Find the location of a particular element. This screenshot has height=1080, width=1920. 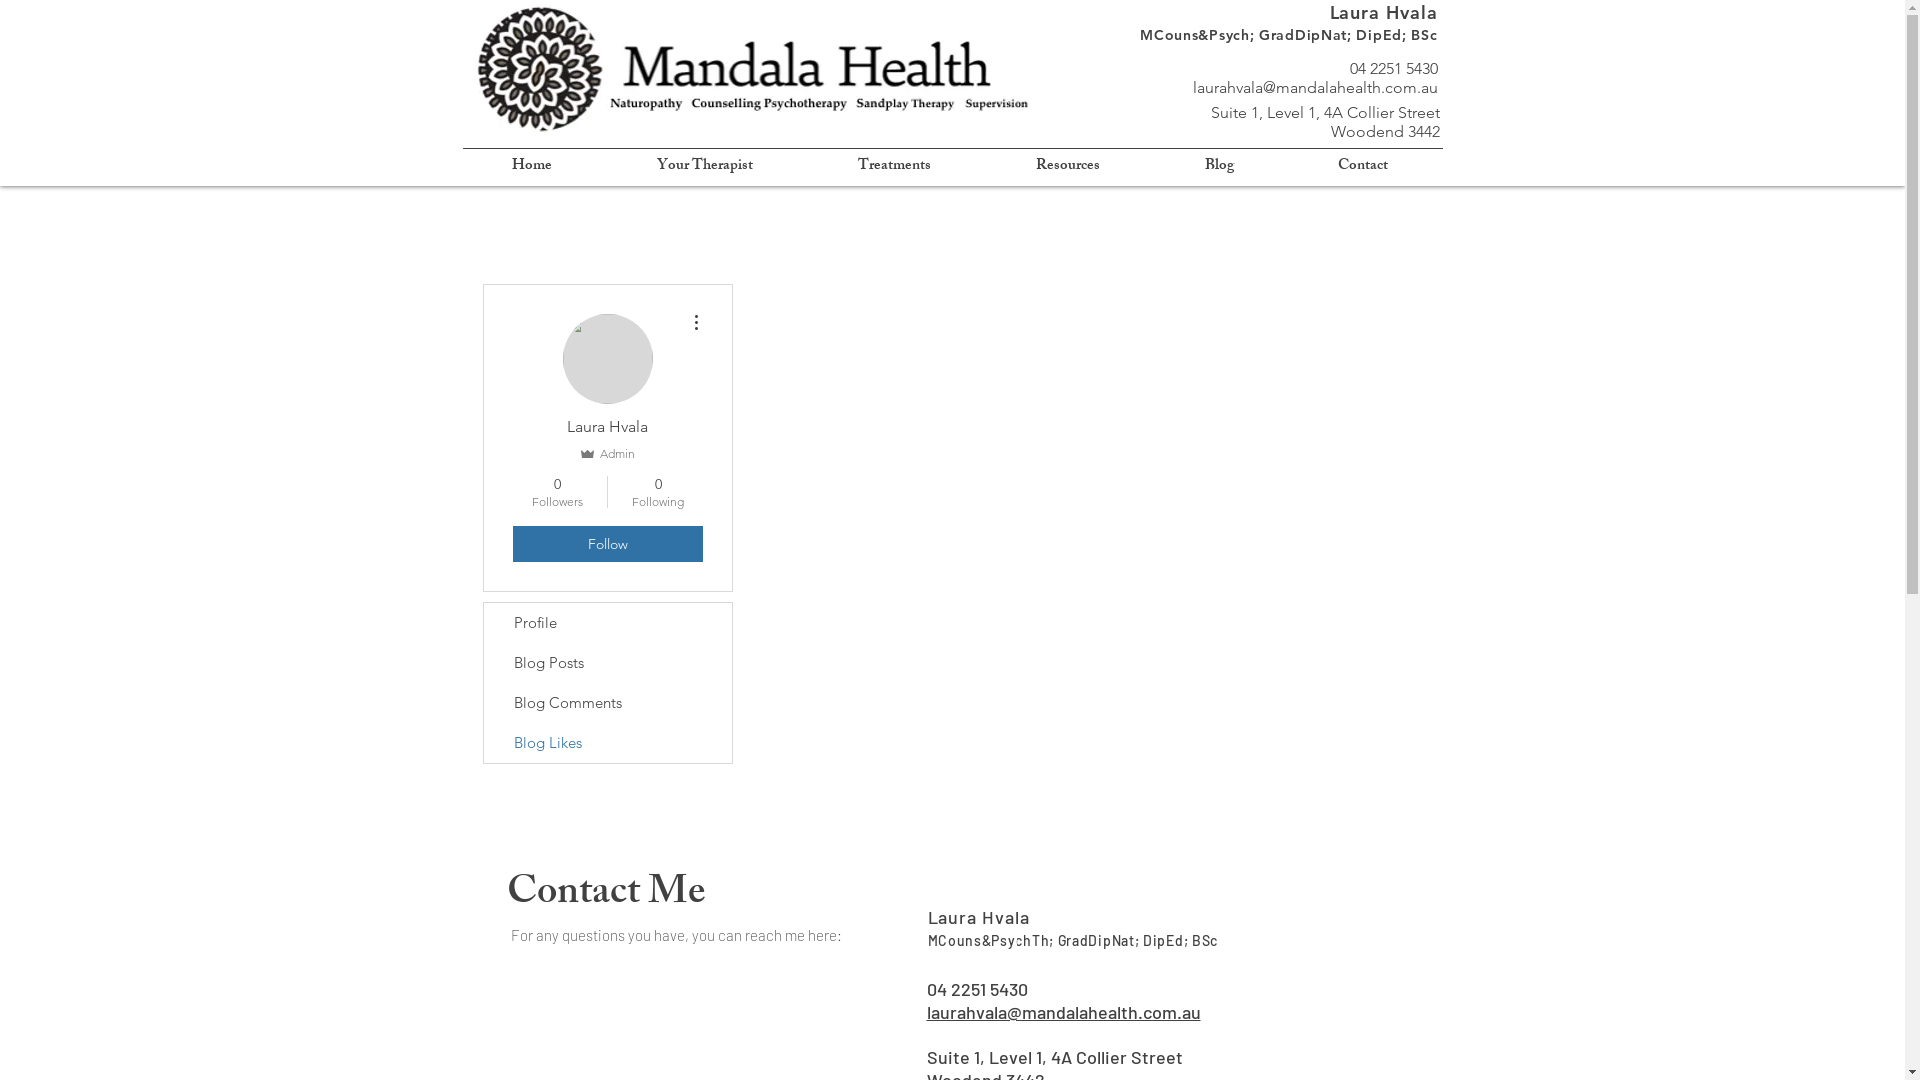

'0 is located at coordinates (658, 492).